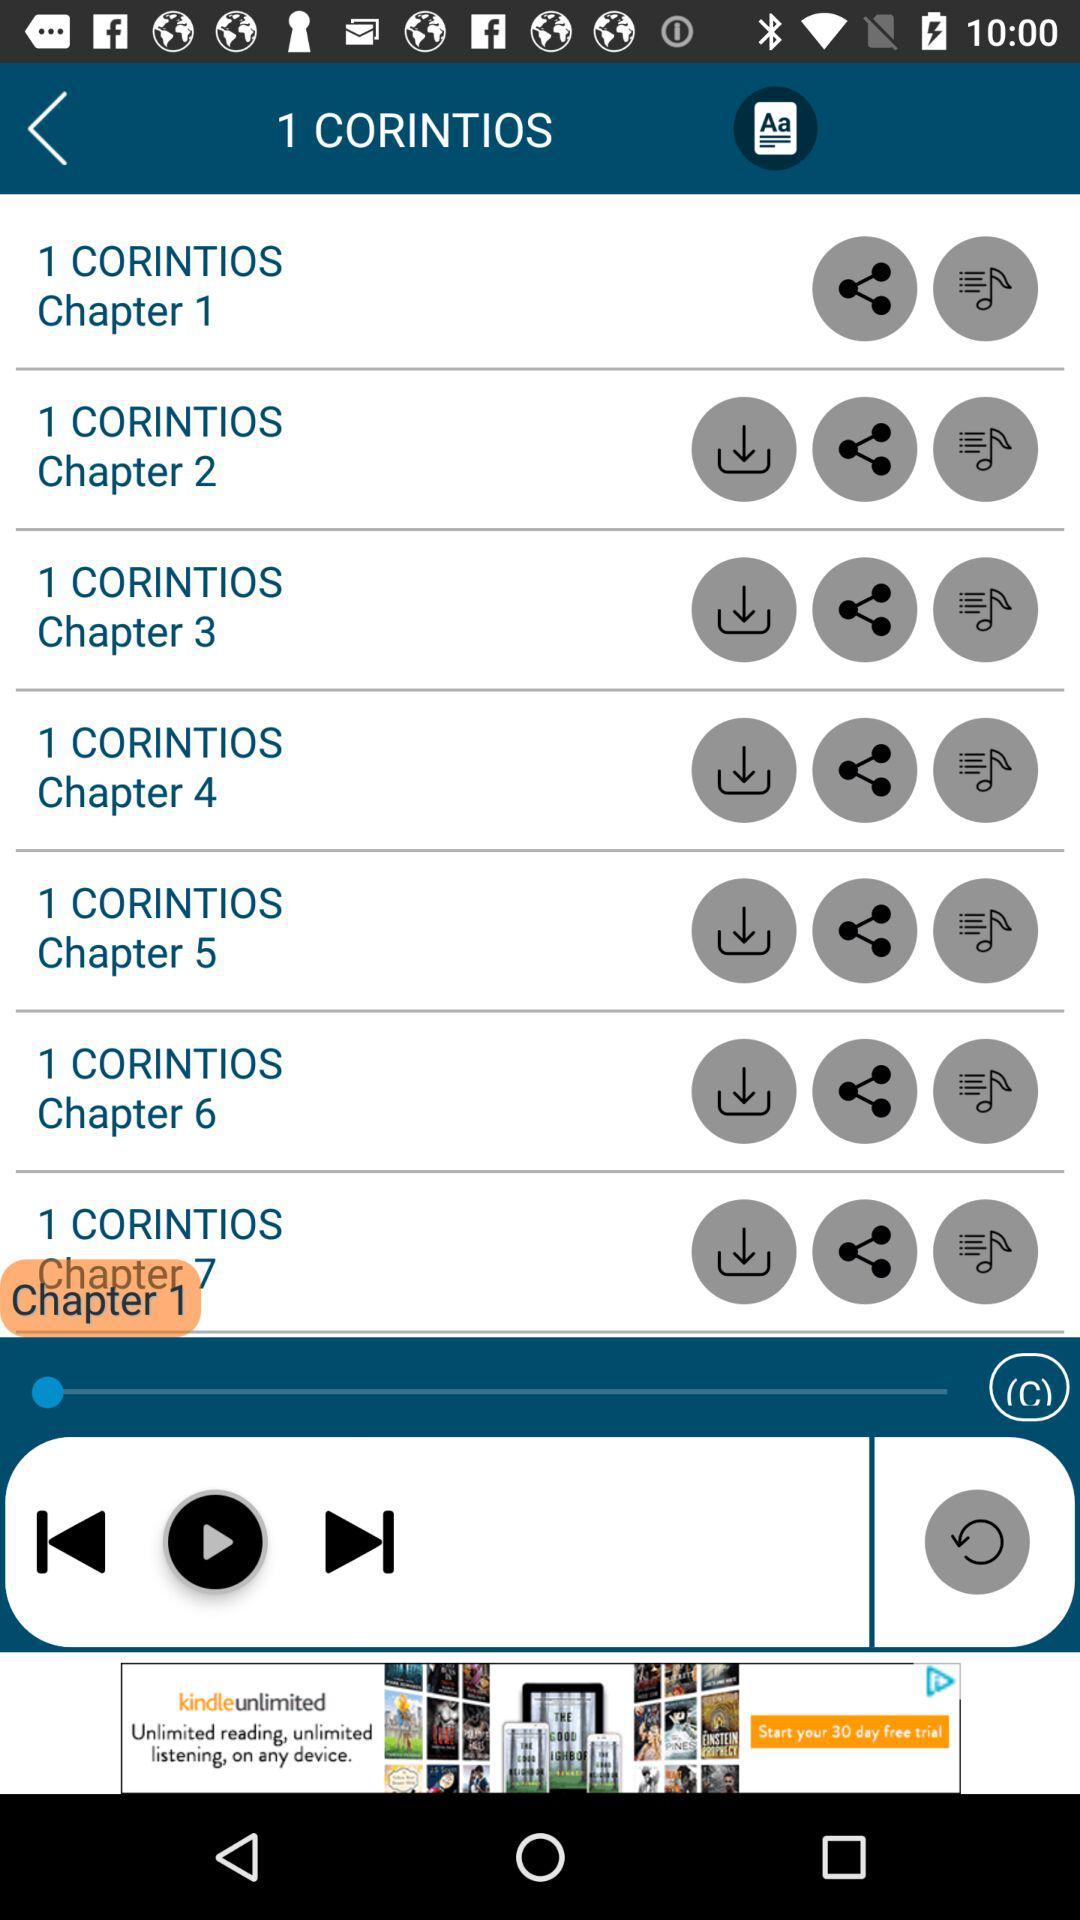 This screenshot has height=1920, width=1080. Describe the element at coordinates (984, 1250) in the screenshot. I see `listen to audio` at that location.